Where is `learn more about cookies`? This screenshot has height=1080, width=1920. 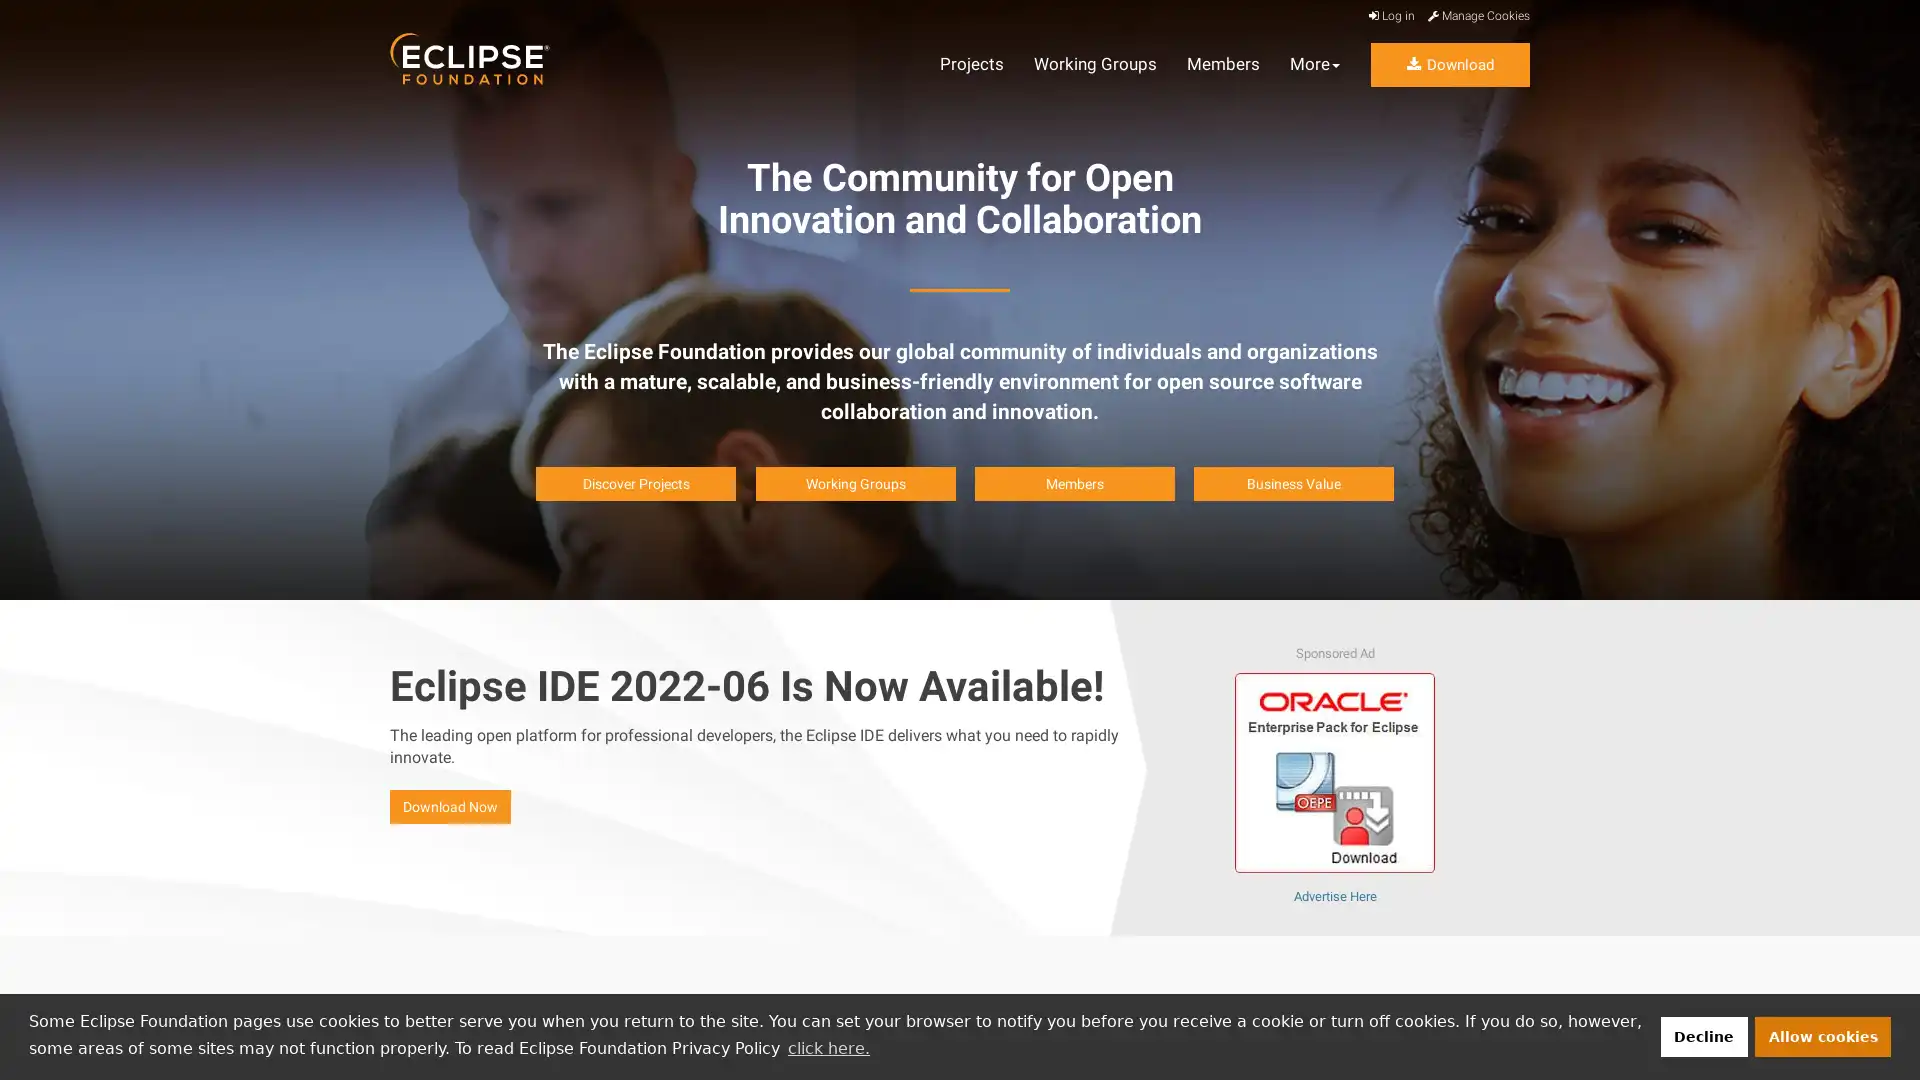
learn more about cookies is located at coordinates (828, 1047).